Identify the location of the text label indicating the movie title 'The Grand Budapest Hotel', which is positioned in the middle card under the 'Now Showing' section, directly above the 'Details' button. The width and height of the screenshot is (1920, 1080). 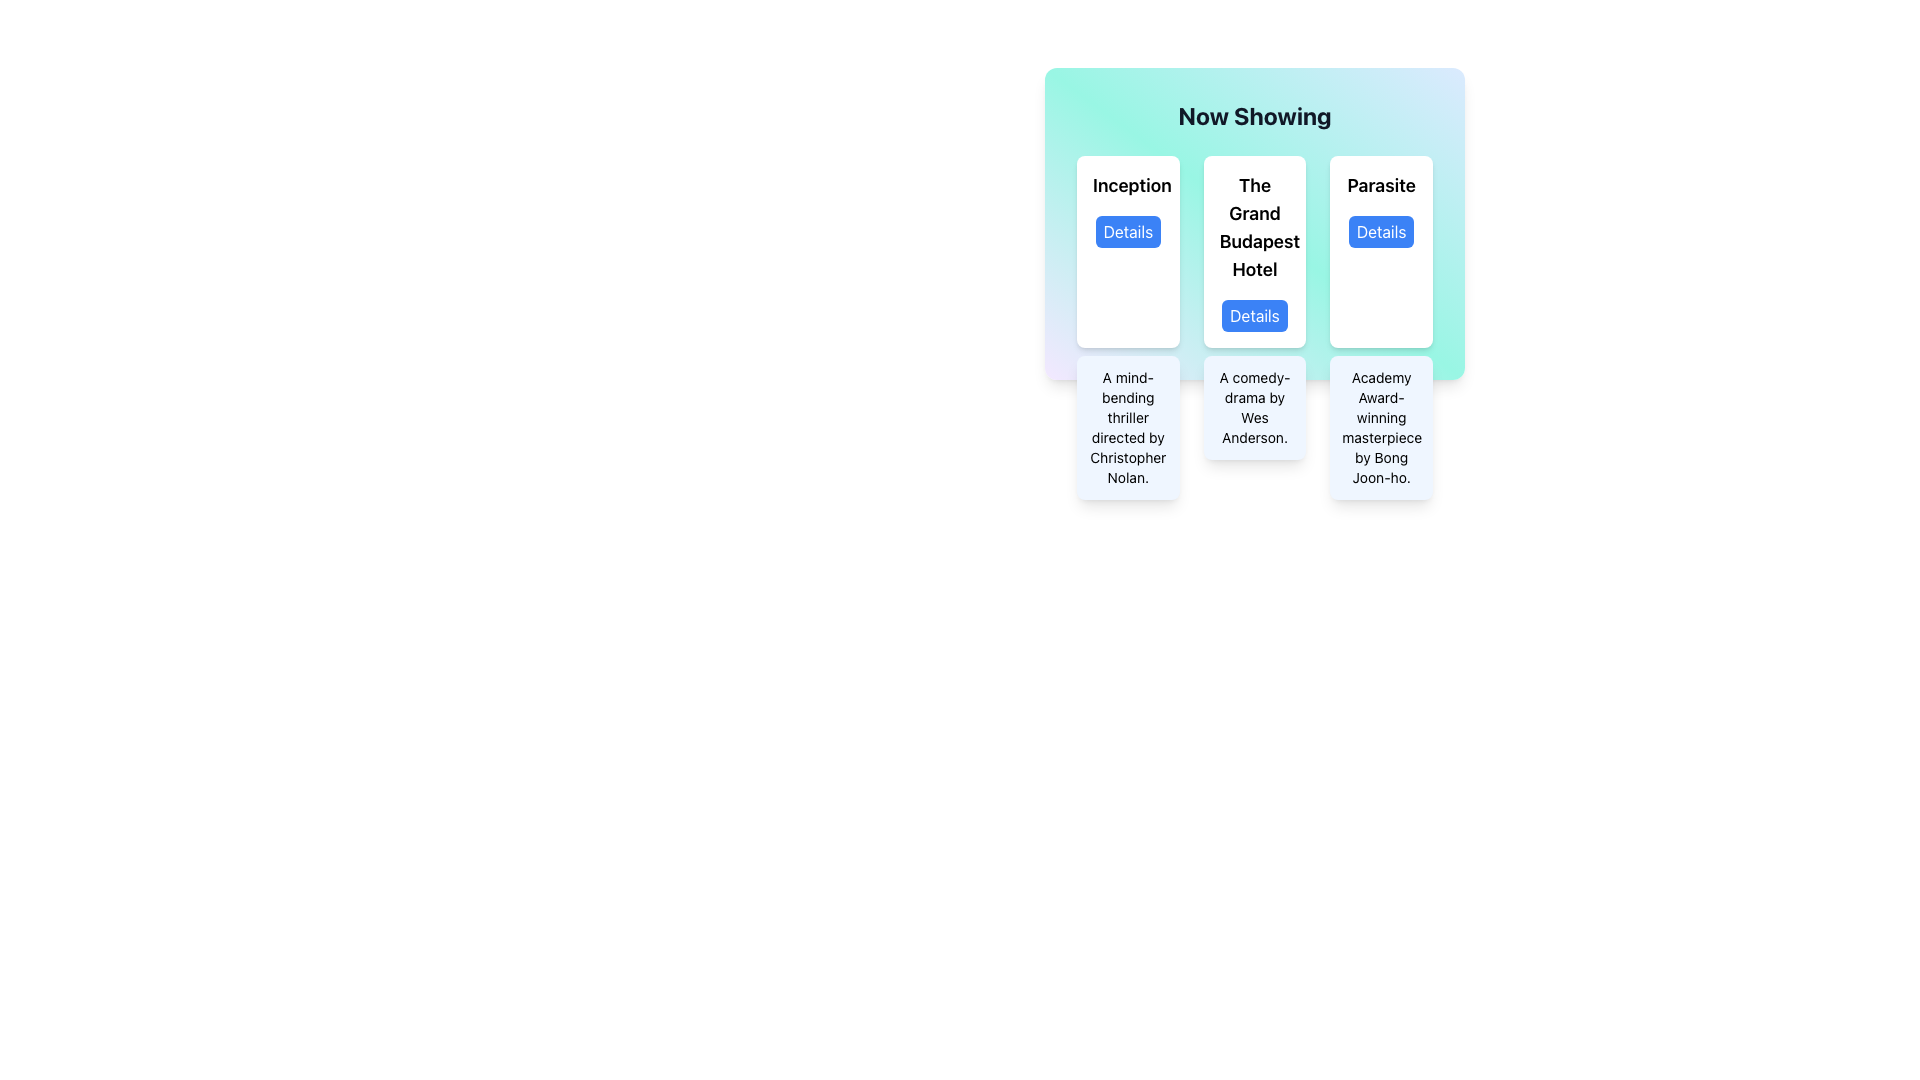
(1253, 226).